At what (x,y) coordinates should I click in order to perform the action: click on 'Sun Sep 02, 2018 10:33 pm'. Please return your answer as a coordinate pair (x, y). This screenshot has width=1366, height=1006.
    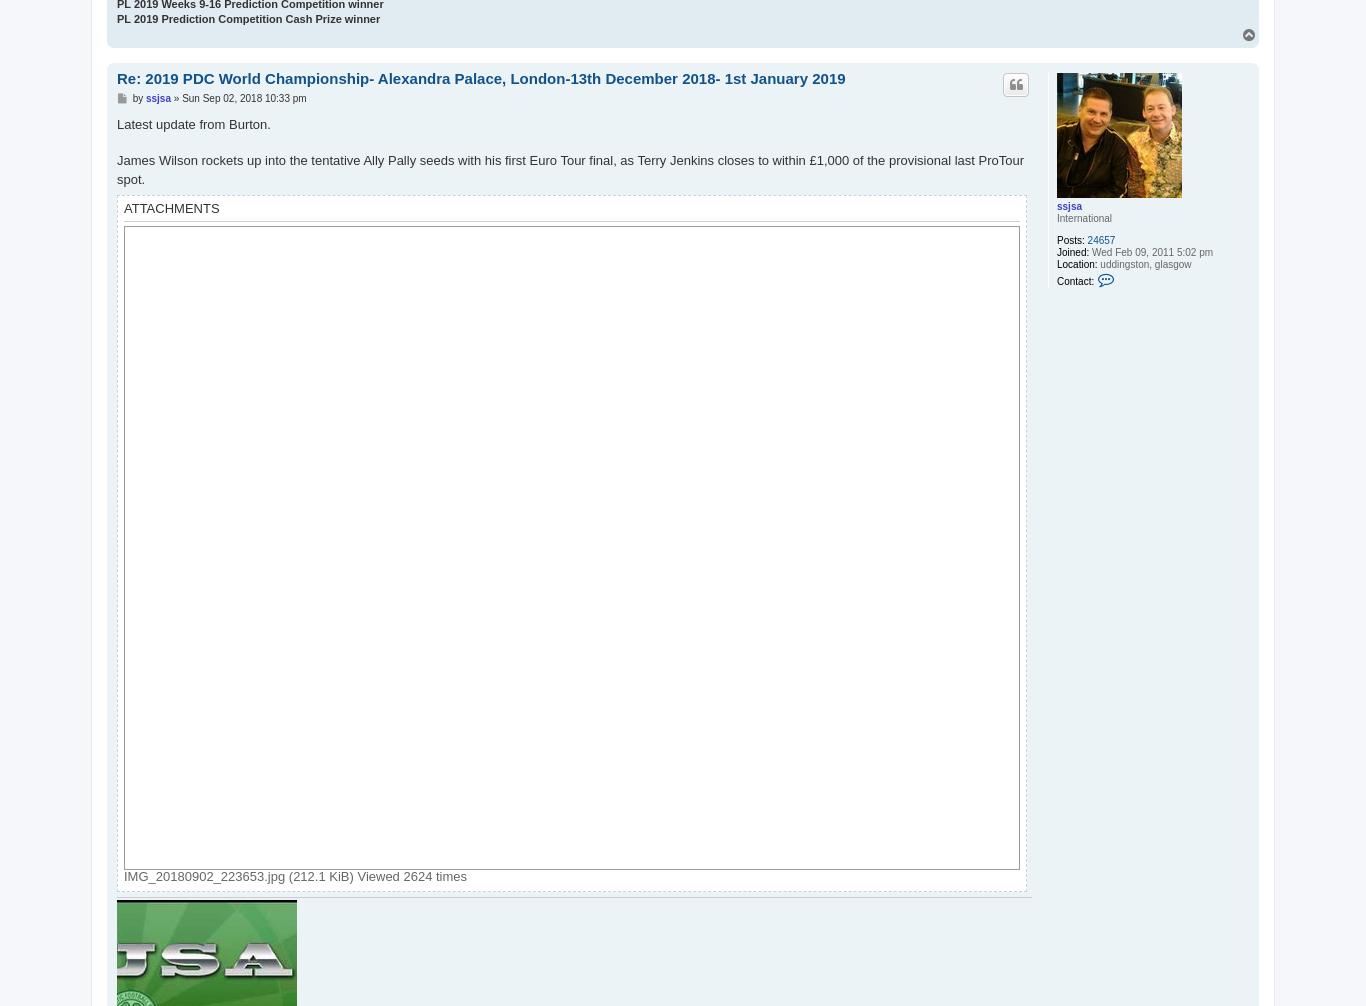
    Looking at the image, I should click on (243, 97).